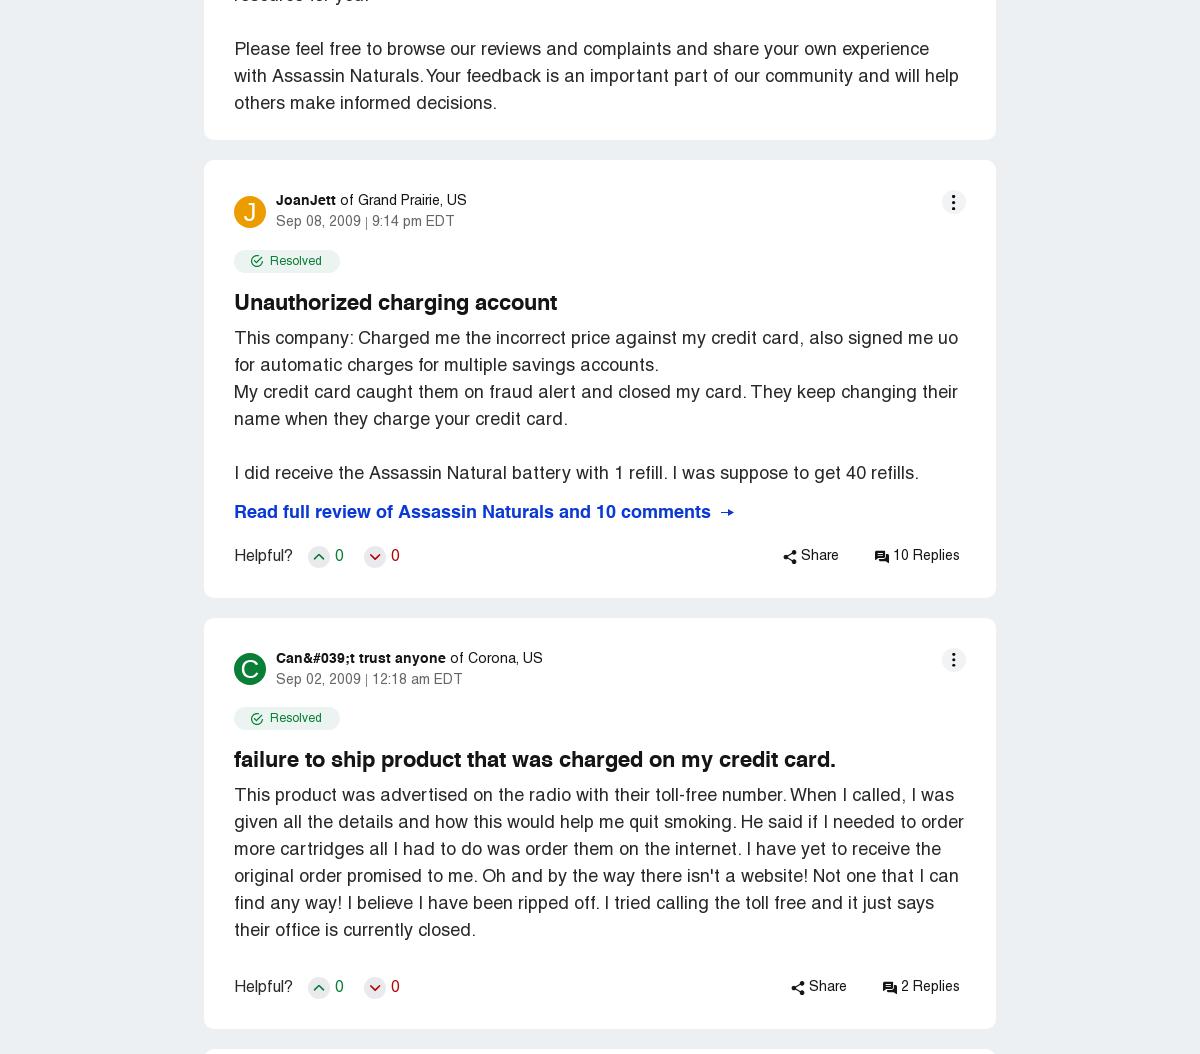 This screenshot has height=1054, width=1200. I want to click on 'Unlimited Vacation Club', so click(659, 27).